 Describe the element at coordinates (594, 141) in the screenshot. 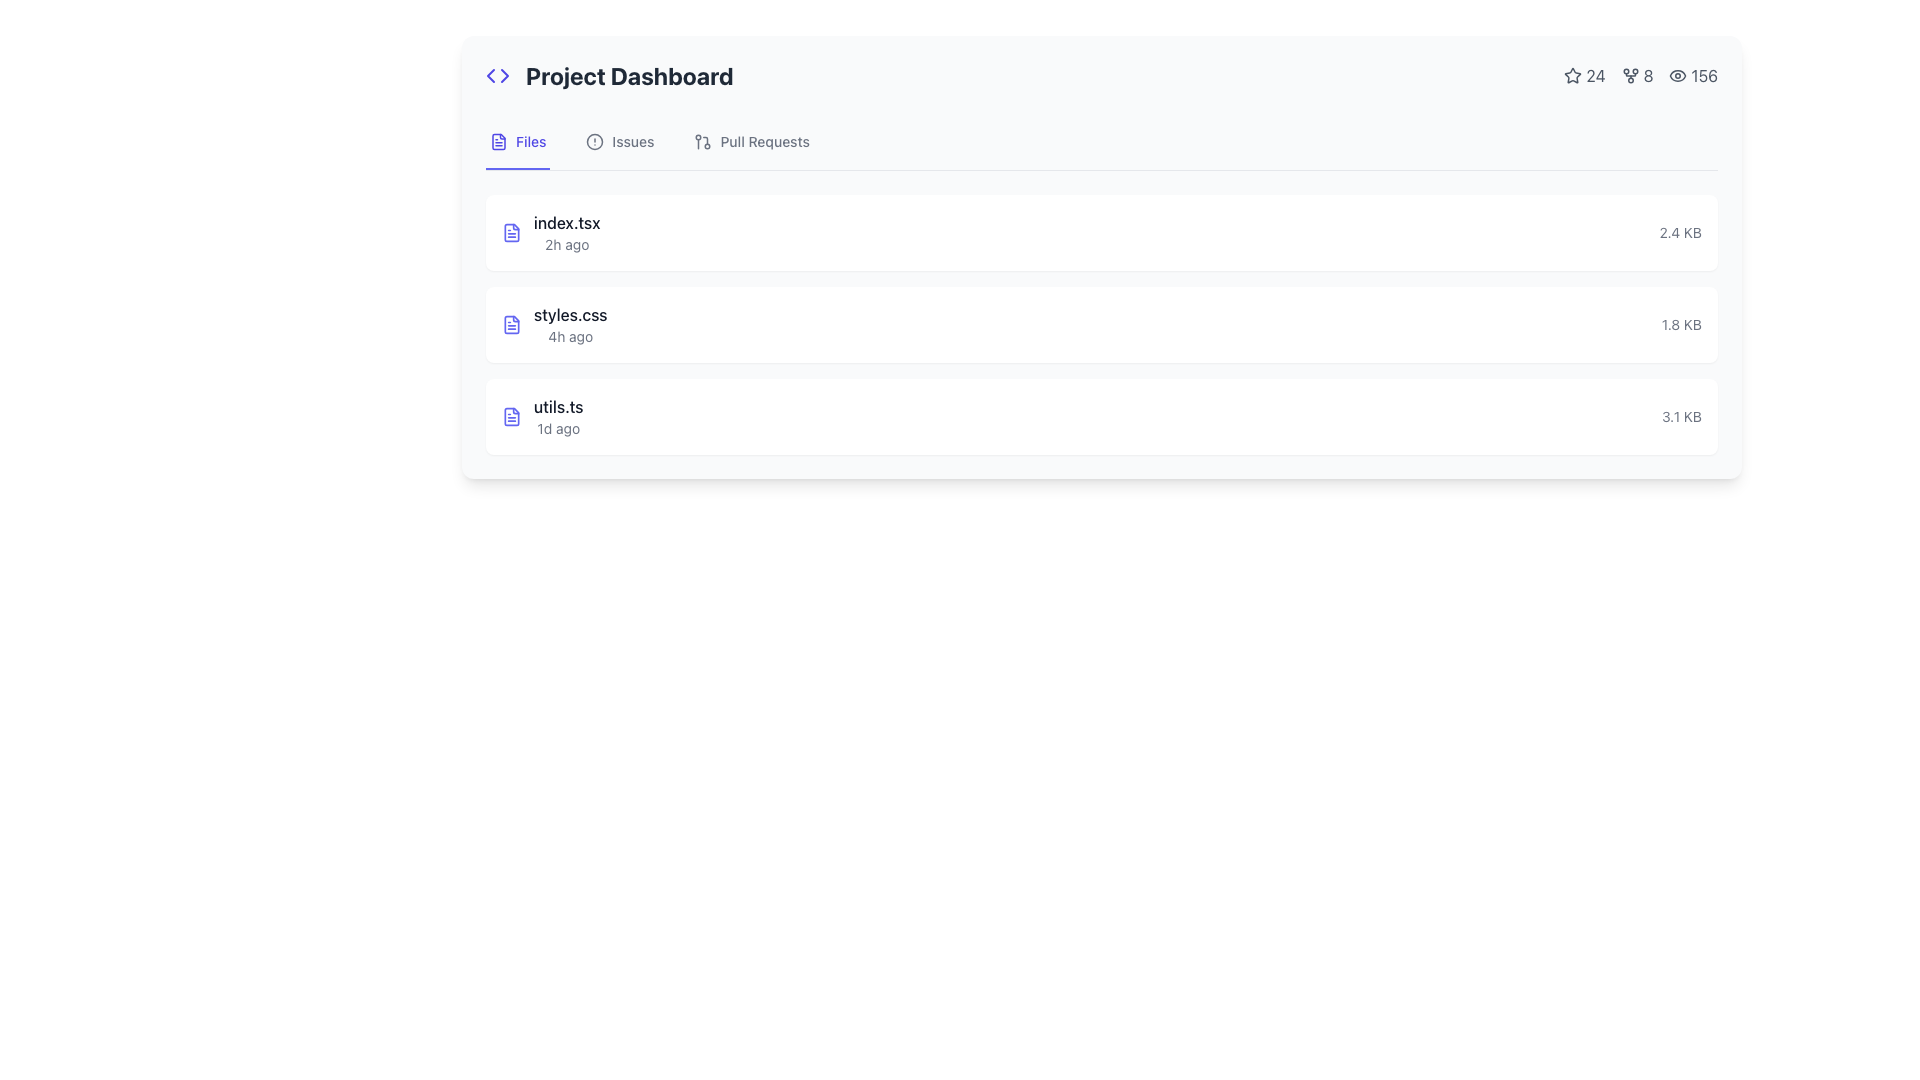

I see `the circular graphic element with a white fill and black border, which is part of the alert icon located in the header section between the 'Files' and 'Issues' tabs` at that location.